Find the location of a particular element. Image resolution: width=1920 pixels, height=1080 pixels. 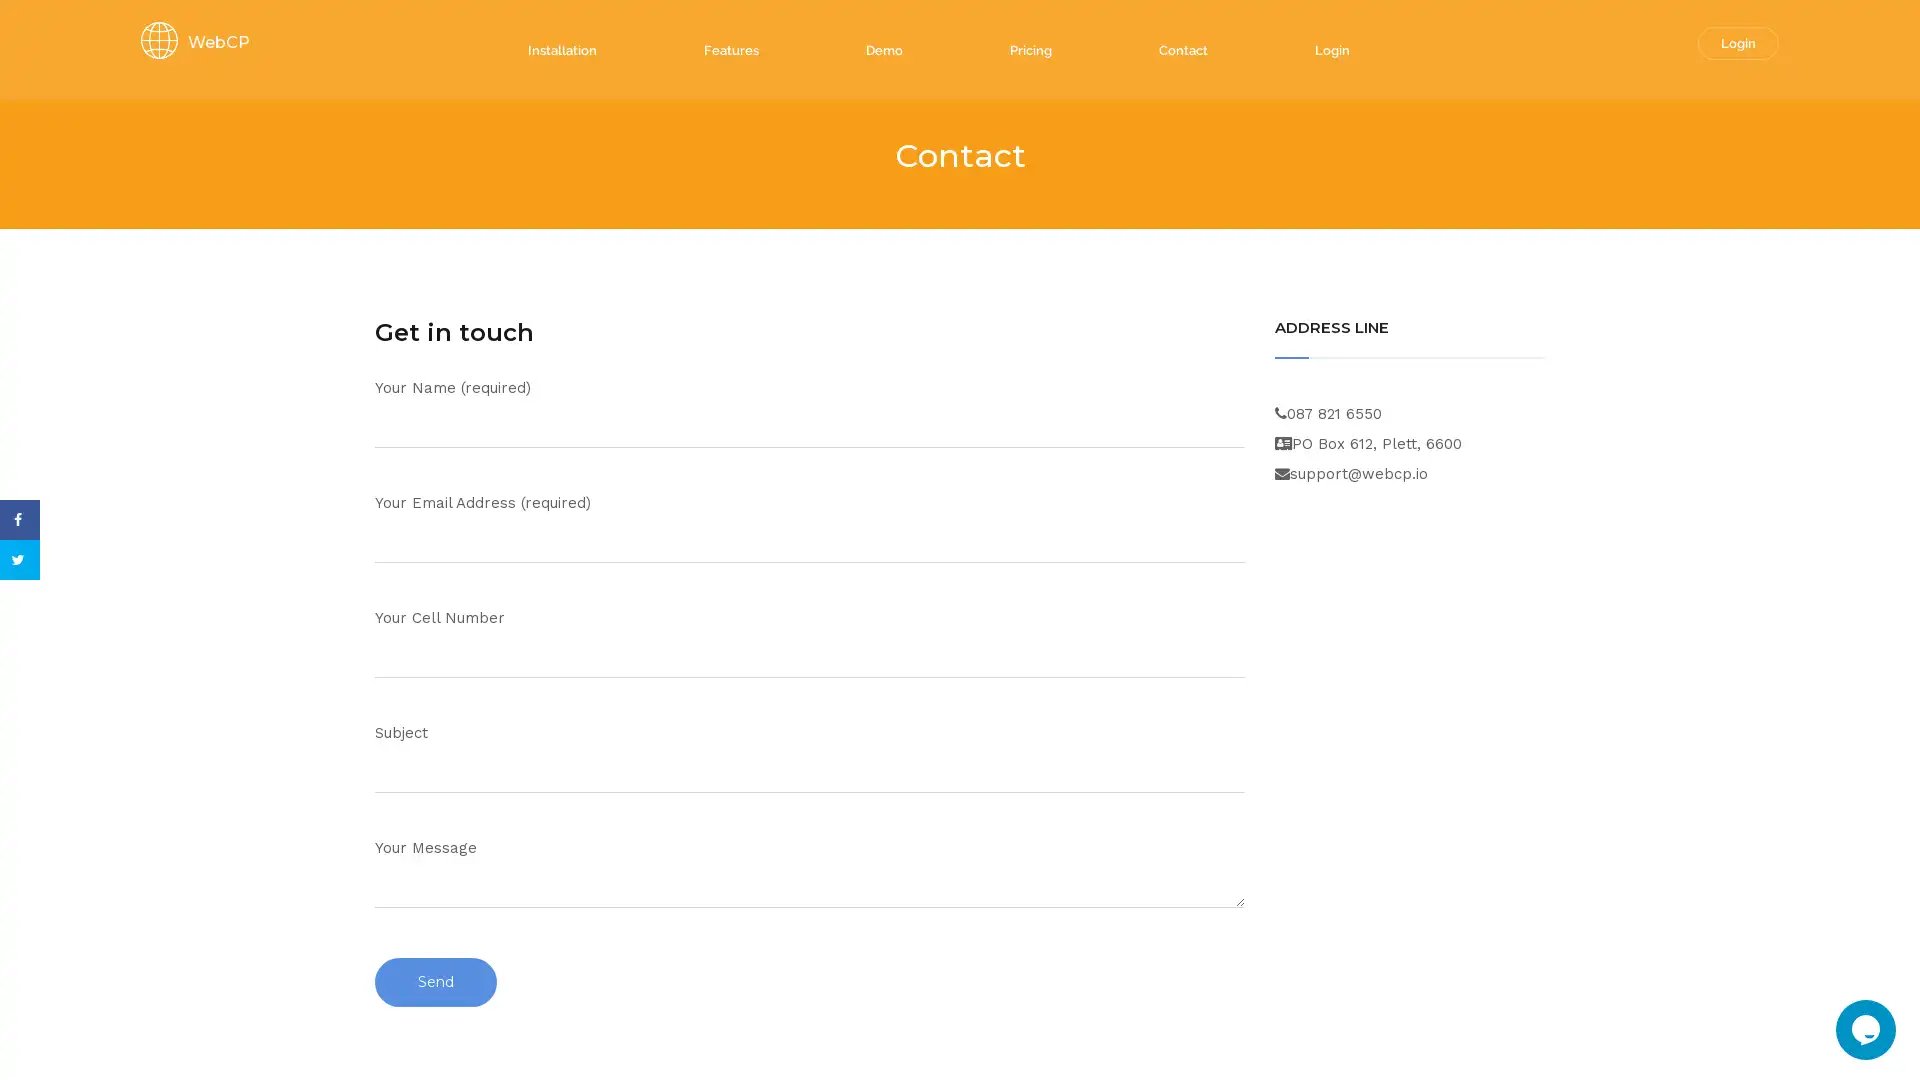

Send is located at coordinates (435, 981).